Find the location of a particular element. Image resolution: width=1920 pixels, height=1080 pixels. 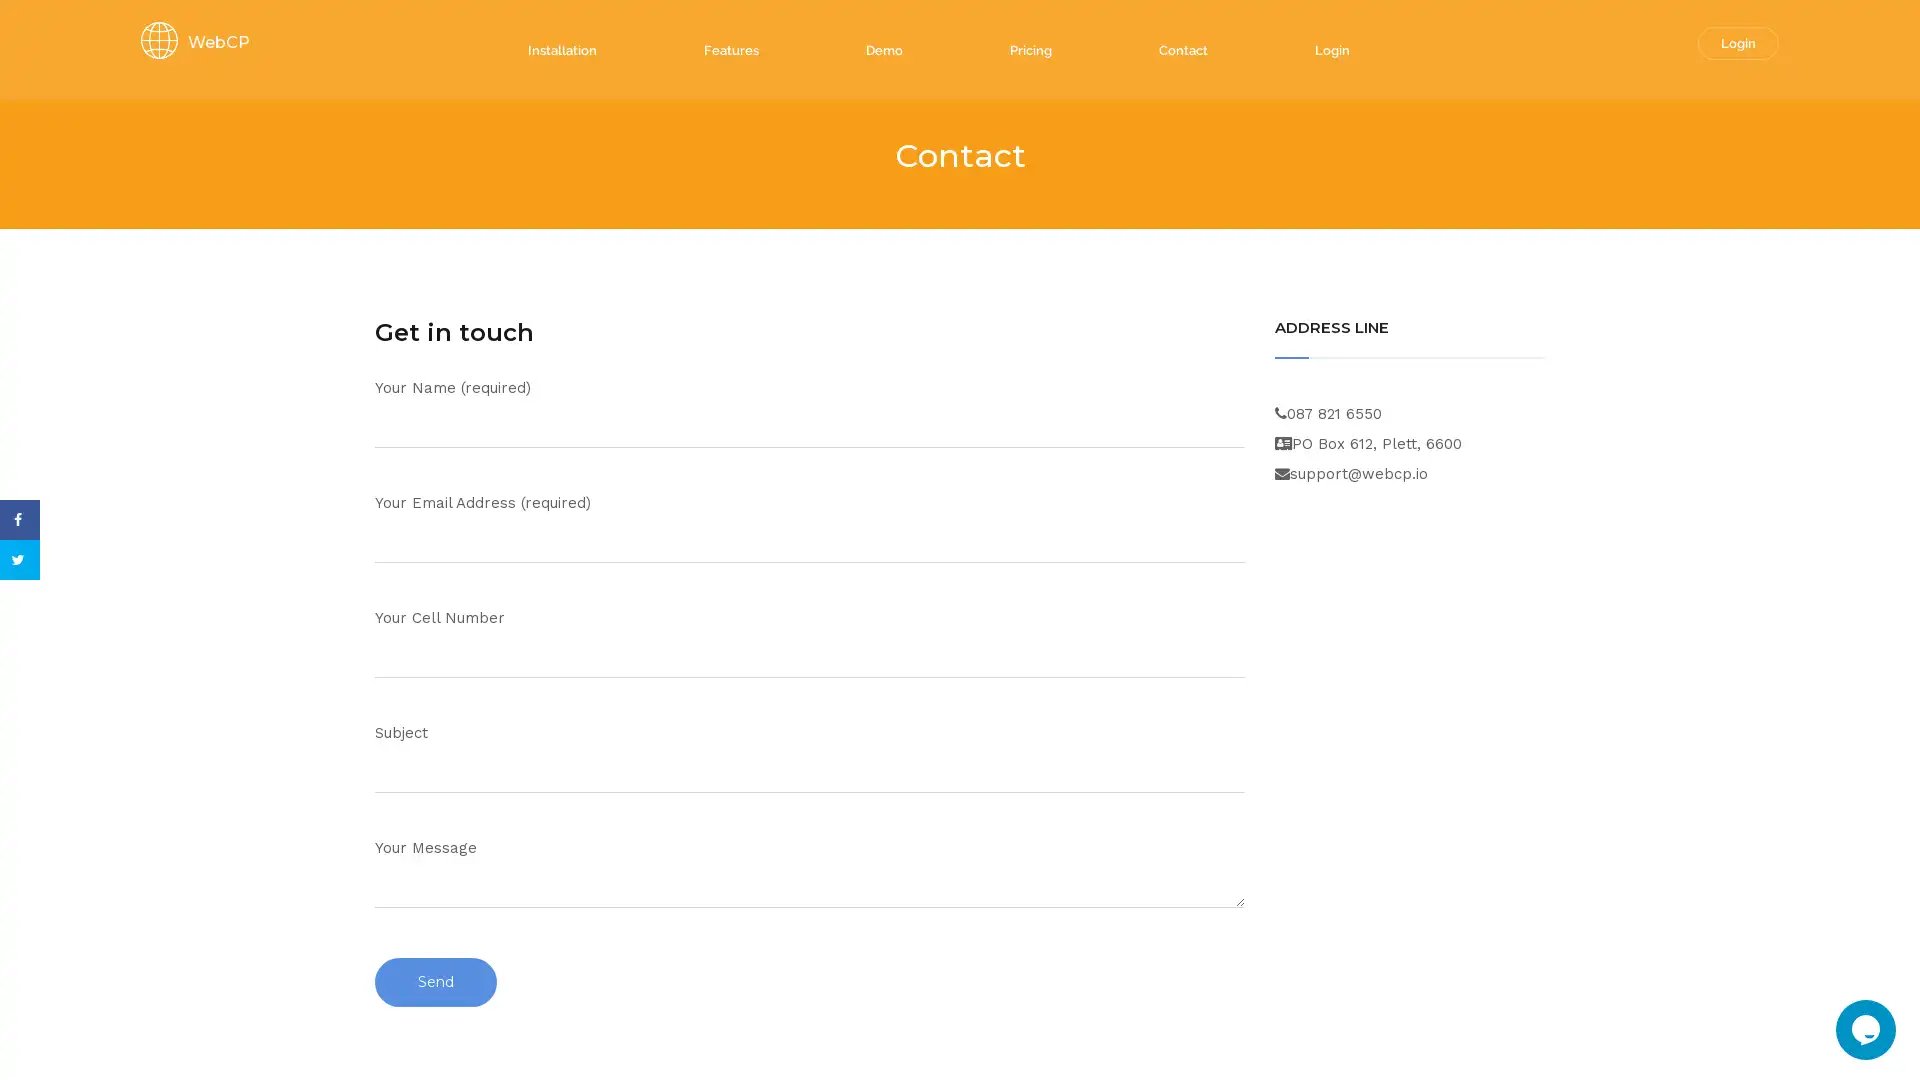

Send is located at coordinates (435, 981).